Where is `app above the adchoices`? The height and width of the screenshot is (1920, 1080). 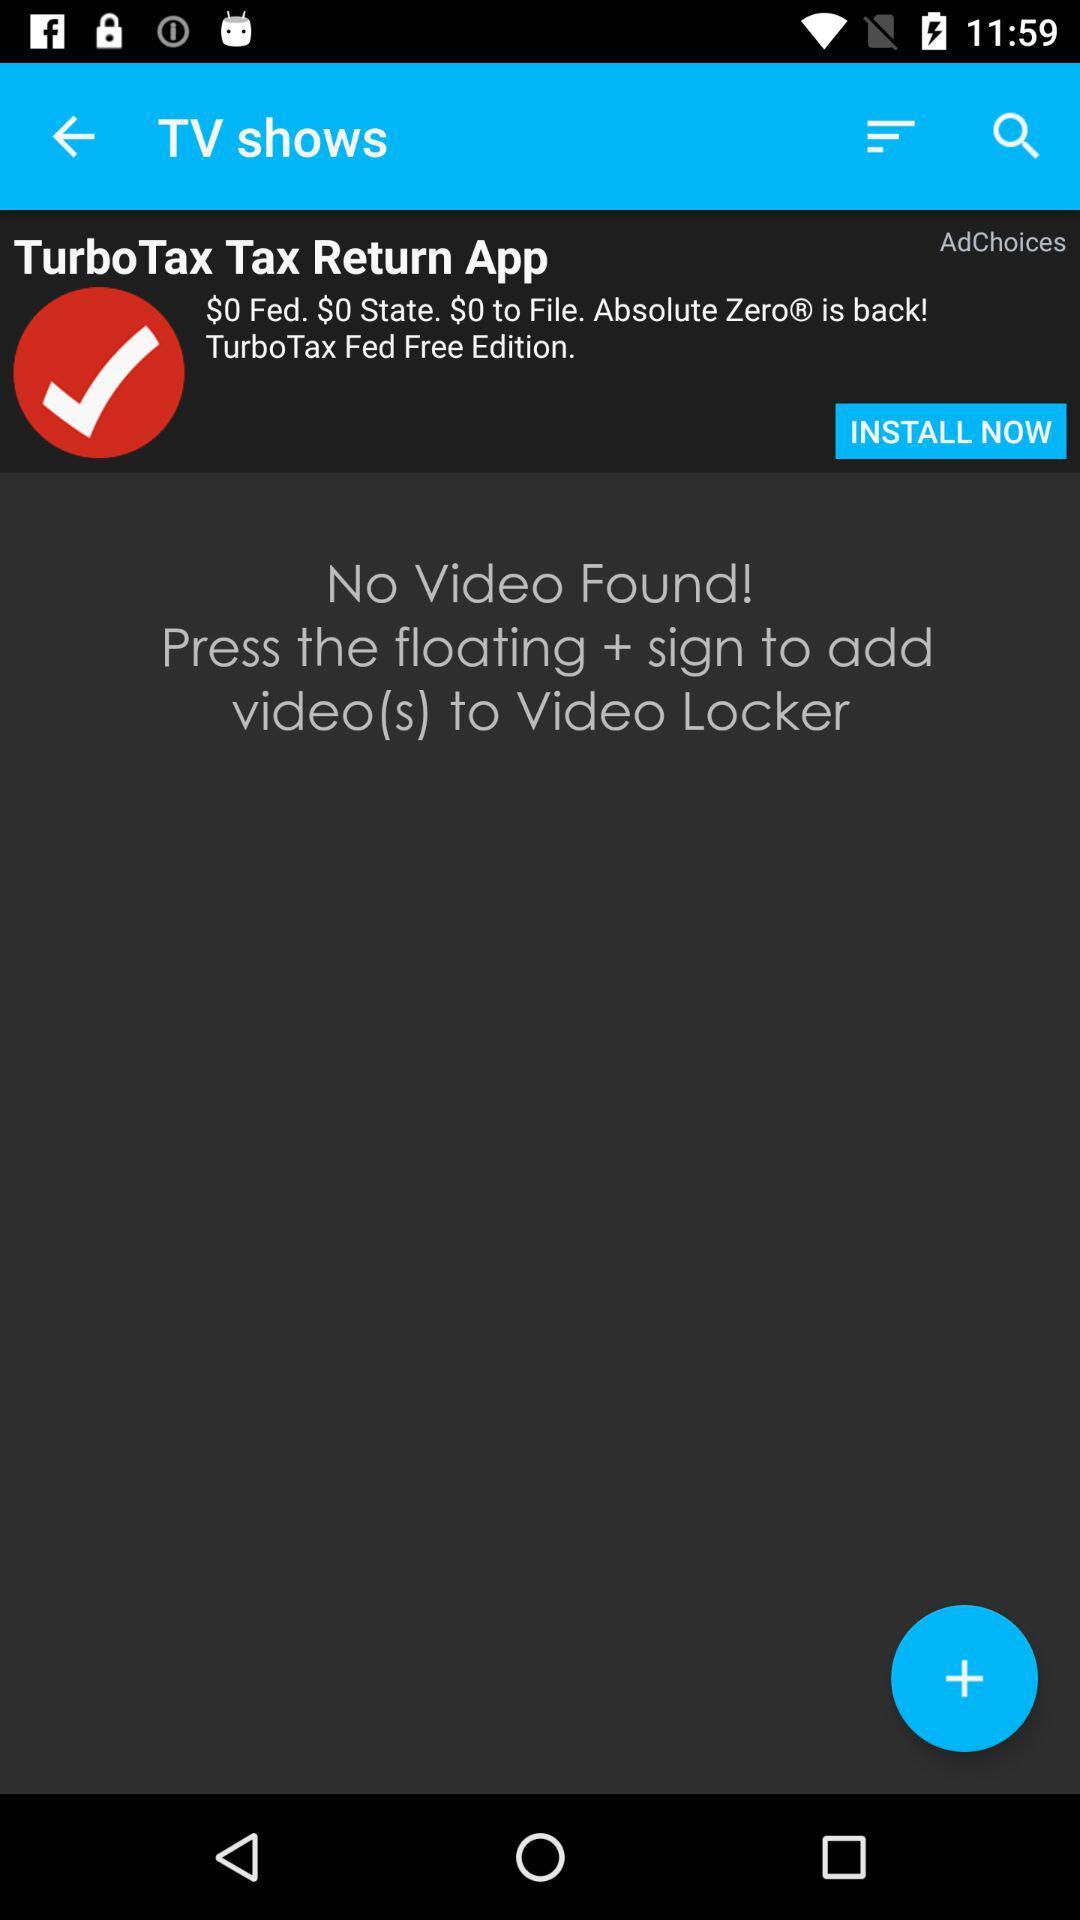 app above the adchoices is located at coordinates (890, 135).